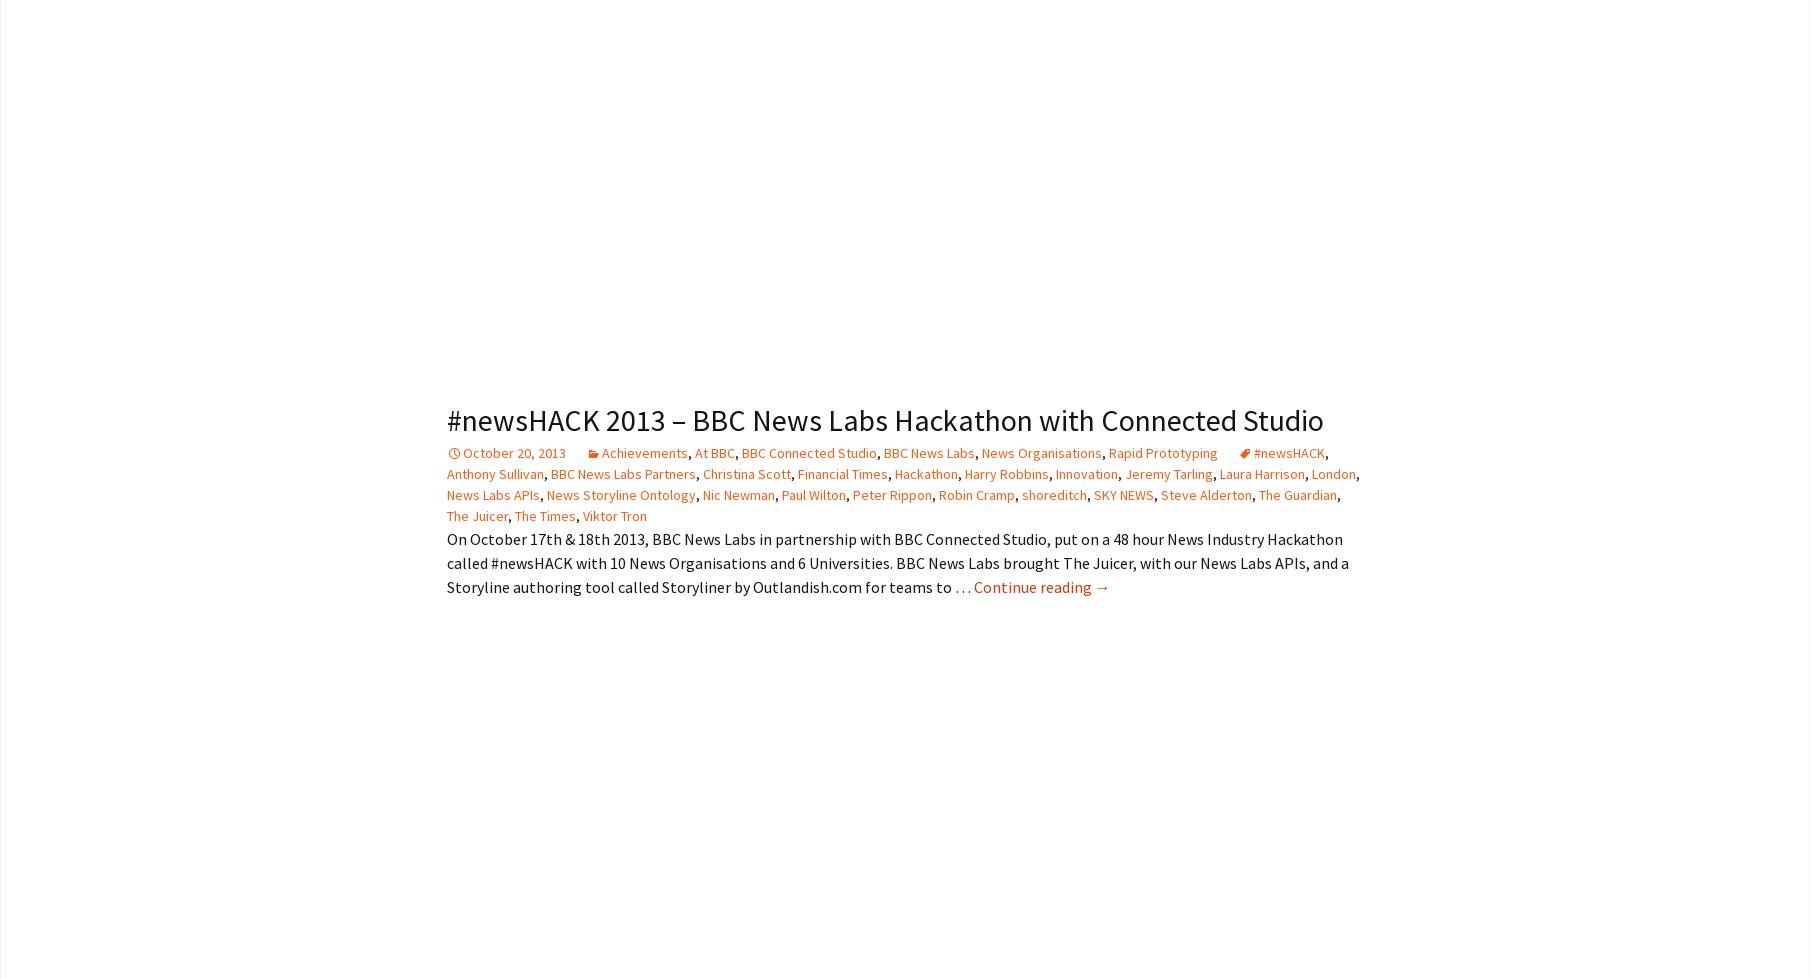 The height and width of the screenshot is (978, 1811). Describe the element at coordinates (1288, 451) in the screenshot. I see `'#newsHACK'` at that location.